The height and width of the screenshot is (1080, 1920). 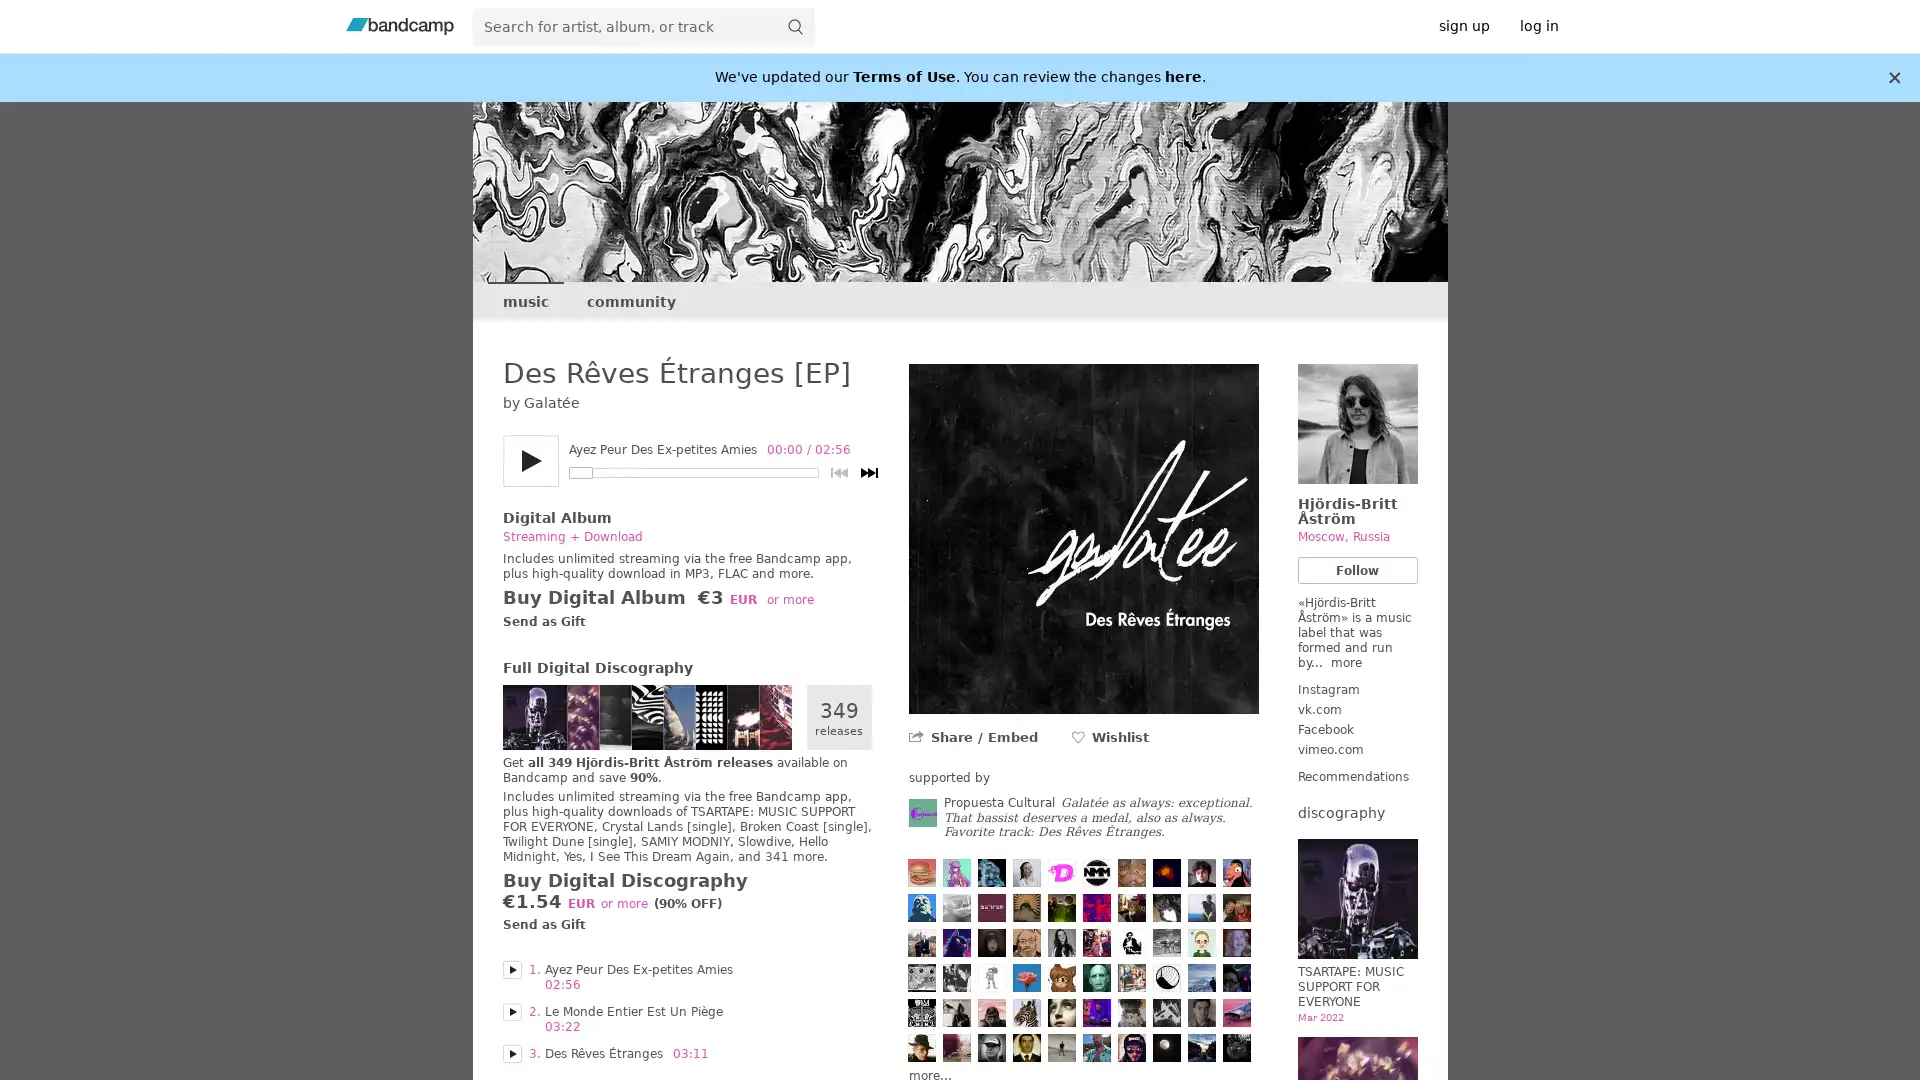 I want to click on Play Ayez Peur Des Ex-petites Amies, so click(x=511, y=967).